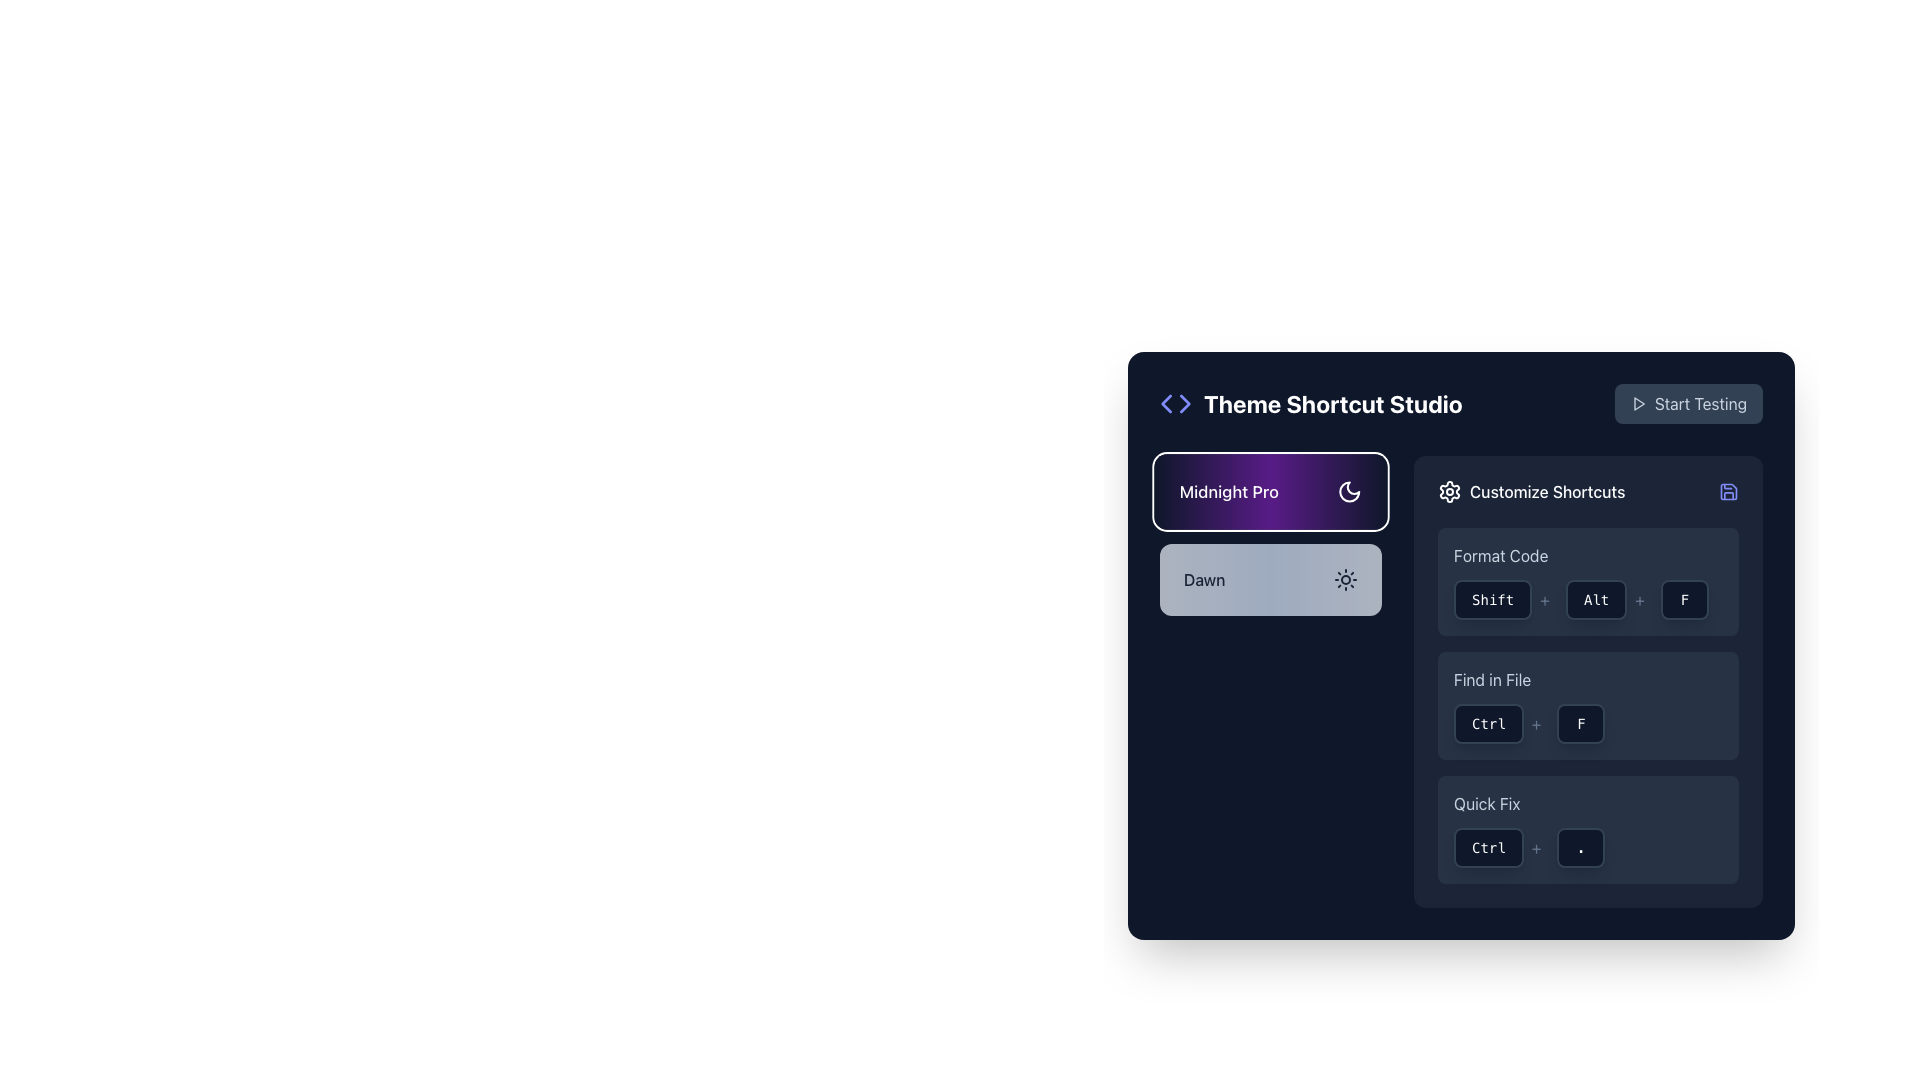  Describe the element at coordinates (1639, 404) in the screenshot. I see `the SVG graphical component that serves as a visual indicator for play action, located in the right portion of the media interface's interactive controls section` at that location.